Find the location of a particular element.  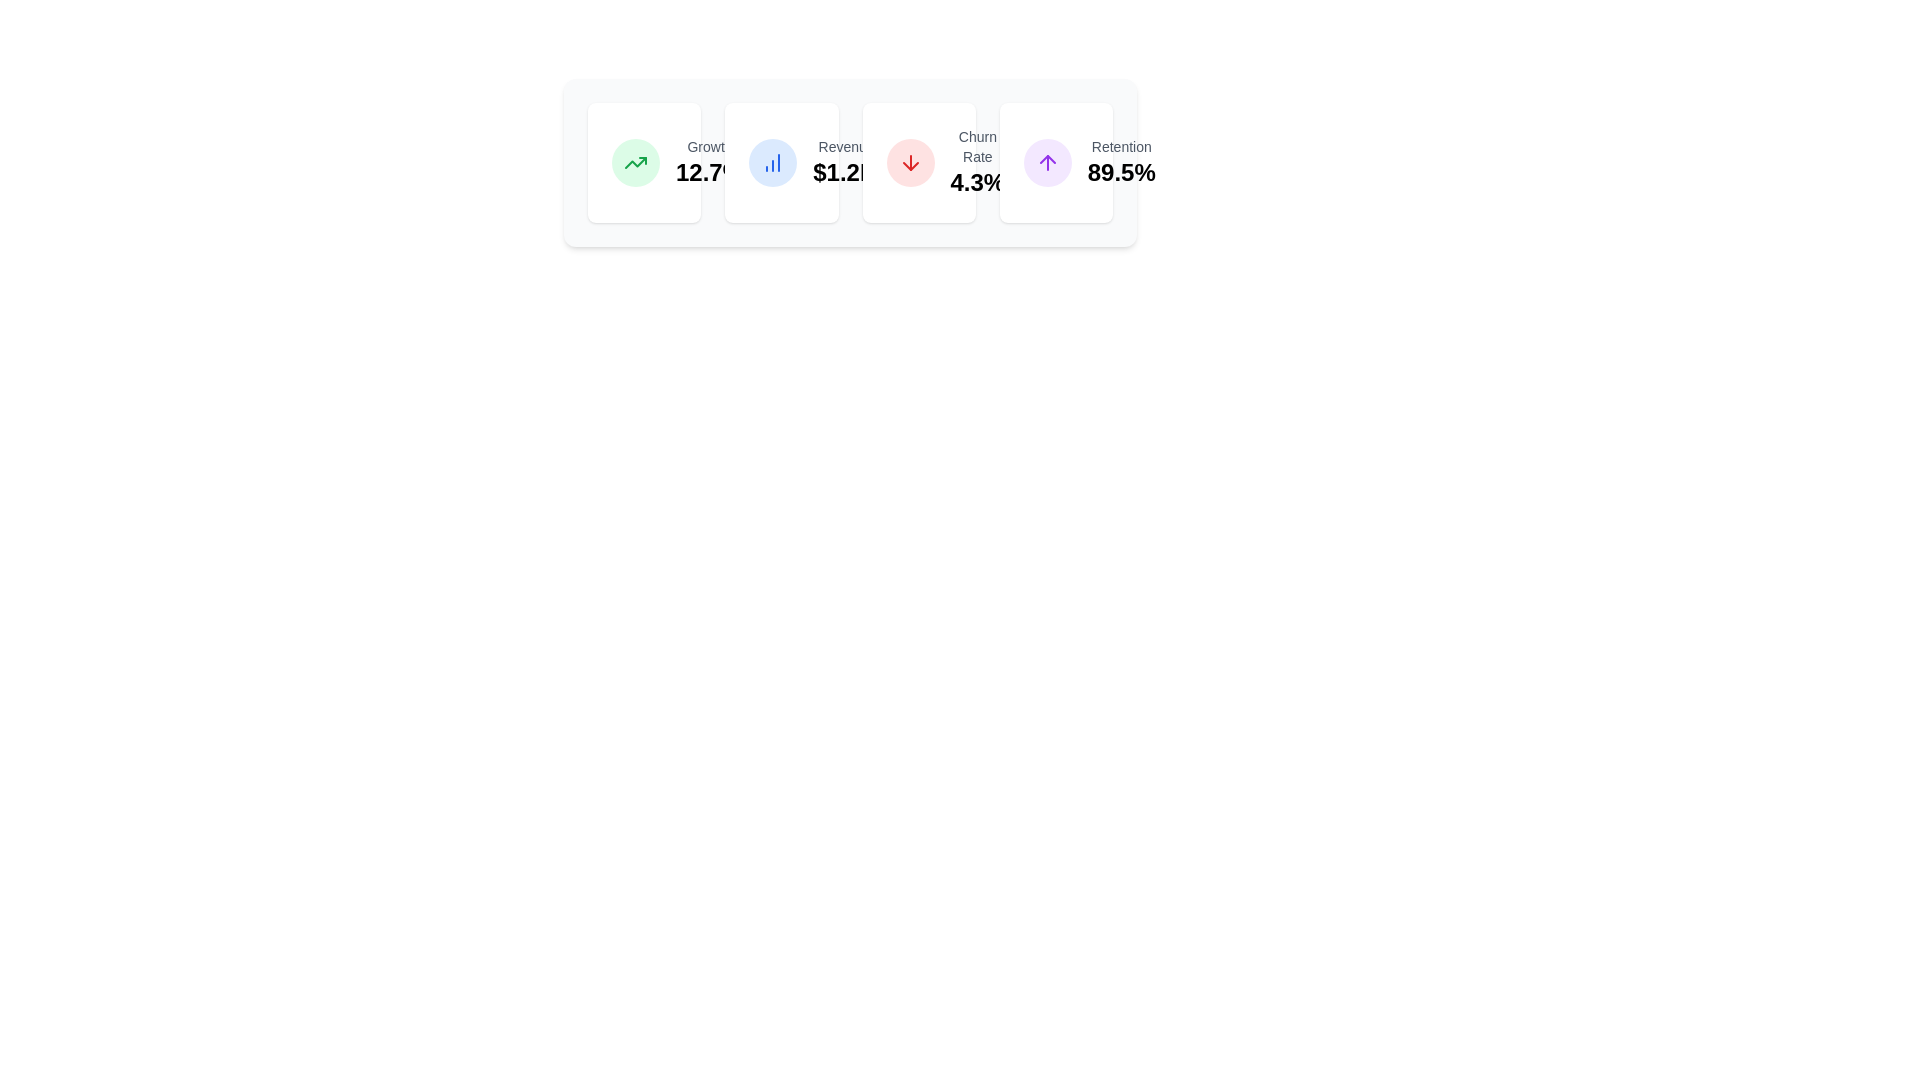

the static text displaying '89.5%' located under the 'Retention' label in the fourth card from the left is located at coordinates (1121, 172).